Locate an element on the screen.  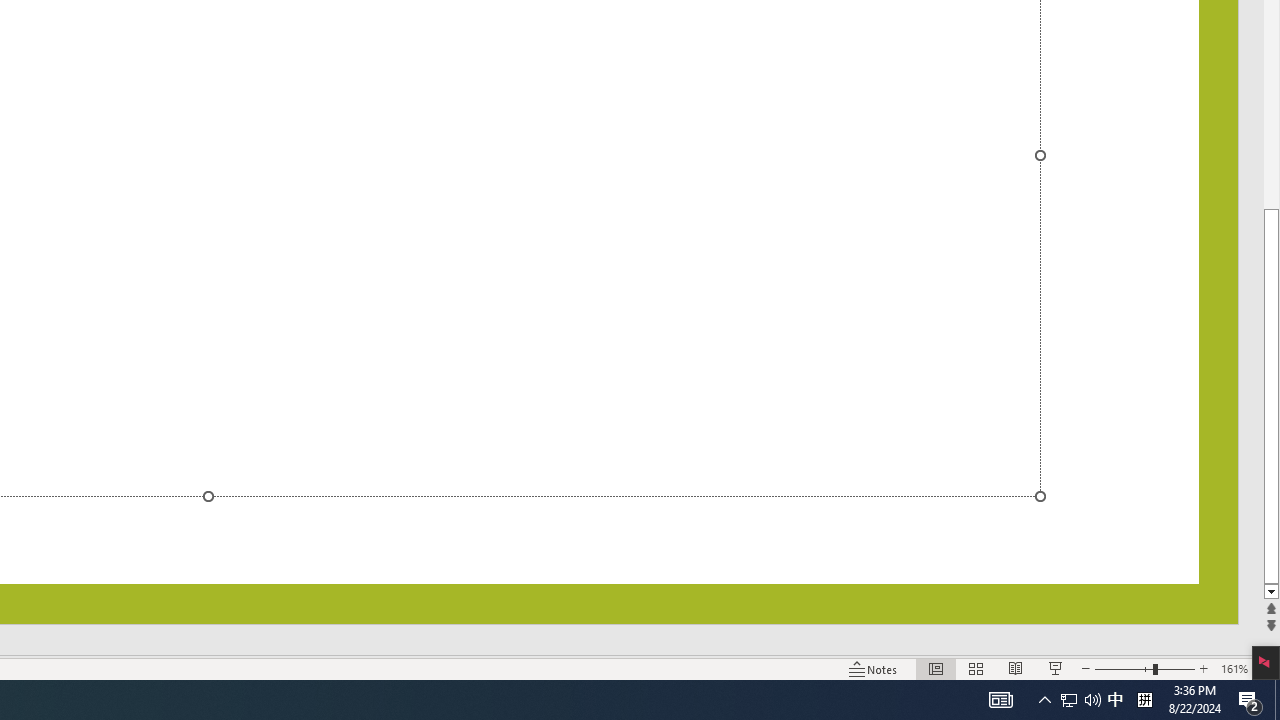
'Zoom Out' is located at coordinates (1123, 669).